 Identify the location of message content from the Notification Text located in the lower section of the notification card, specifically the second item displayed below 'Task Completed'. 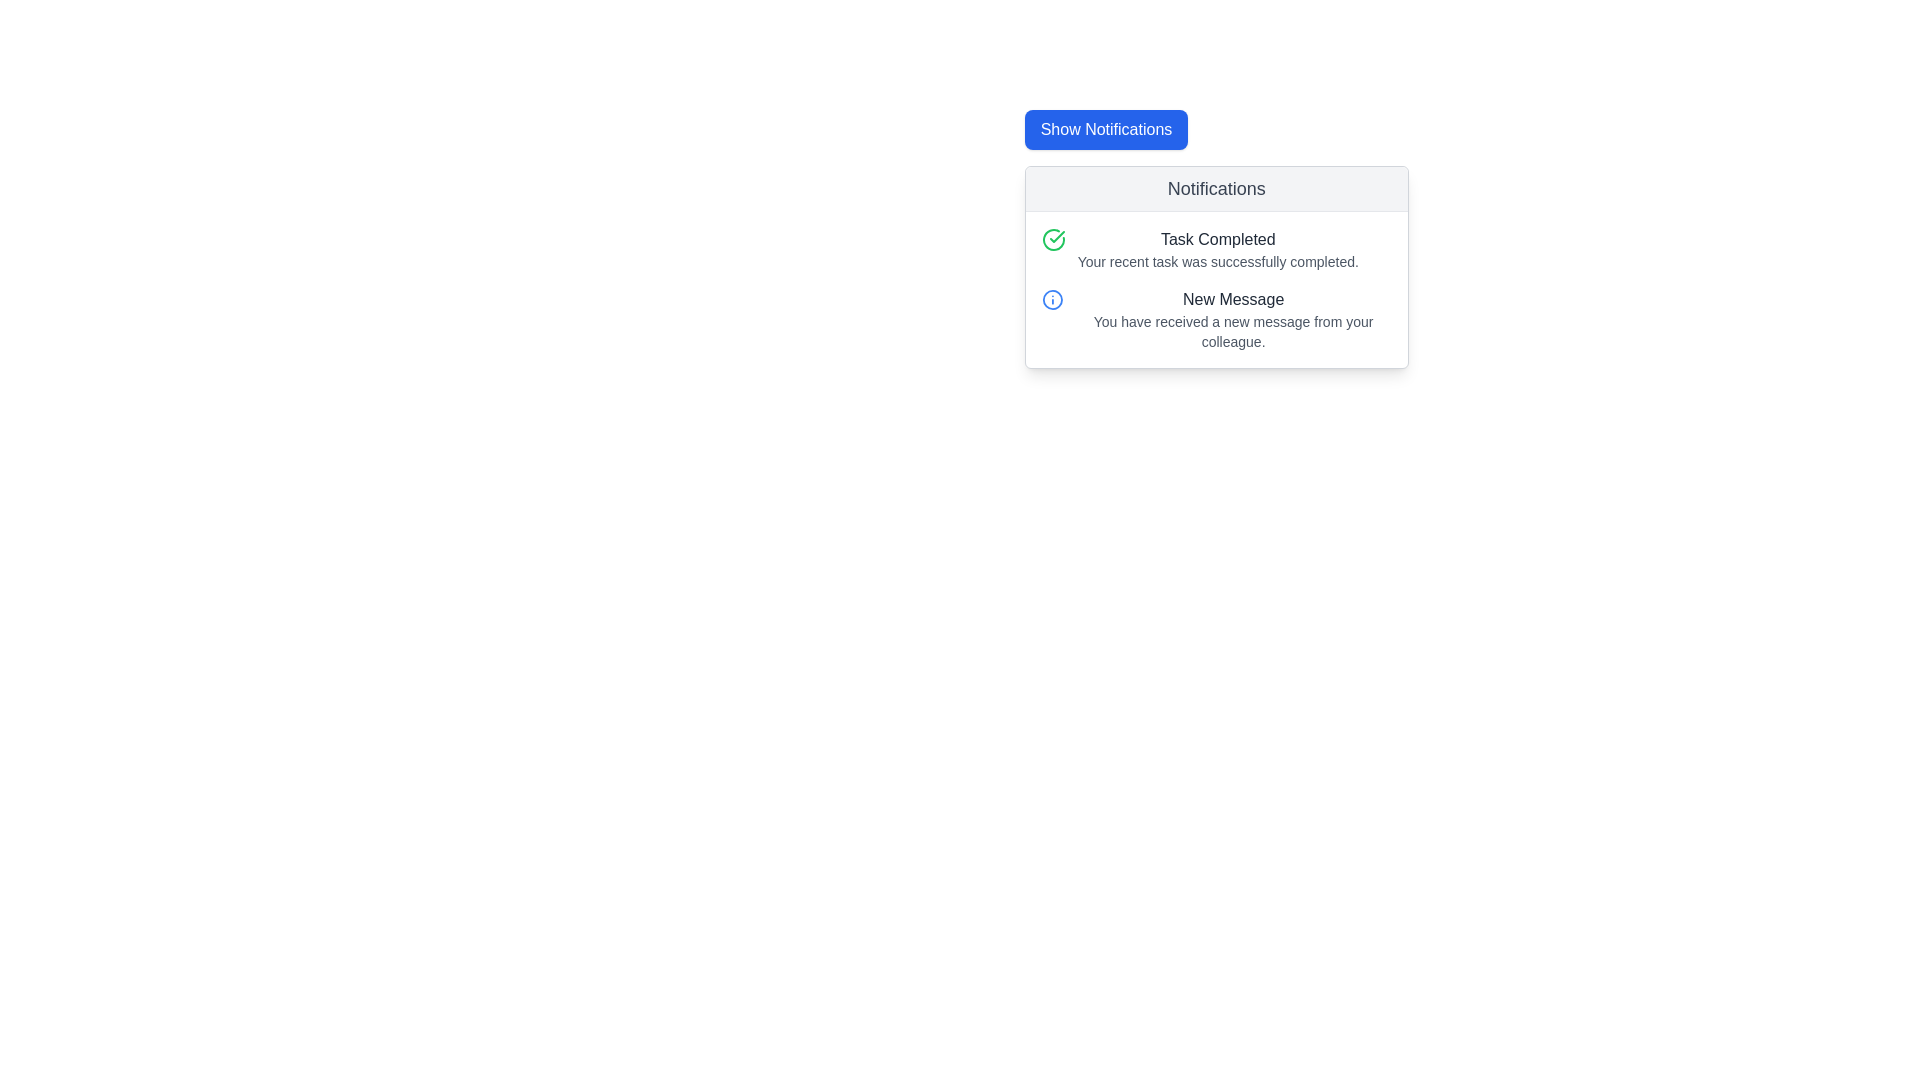
(1232, 319).